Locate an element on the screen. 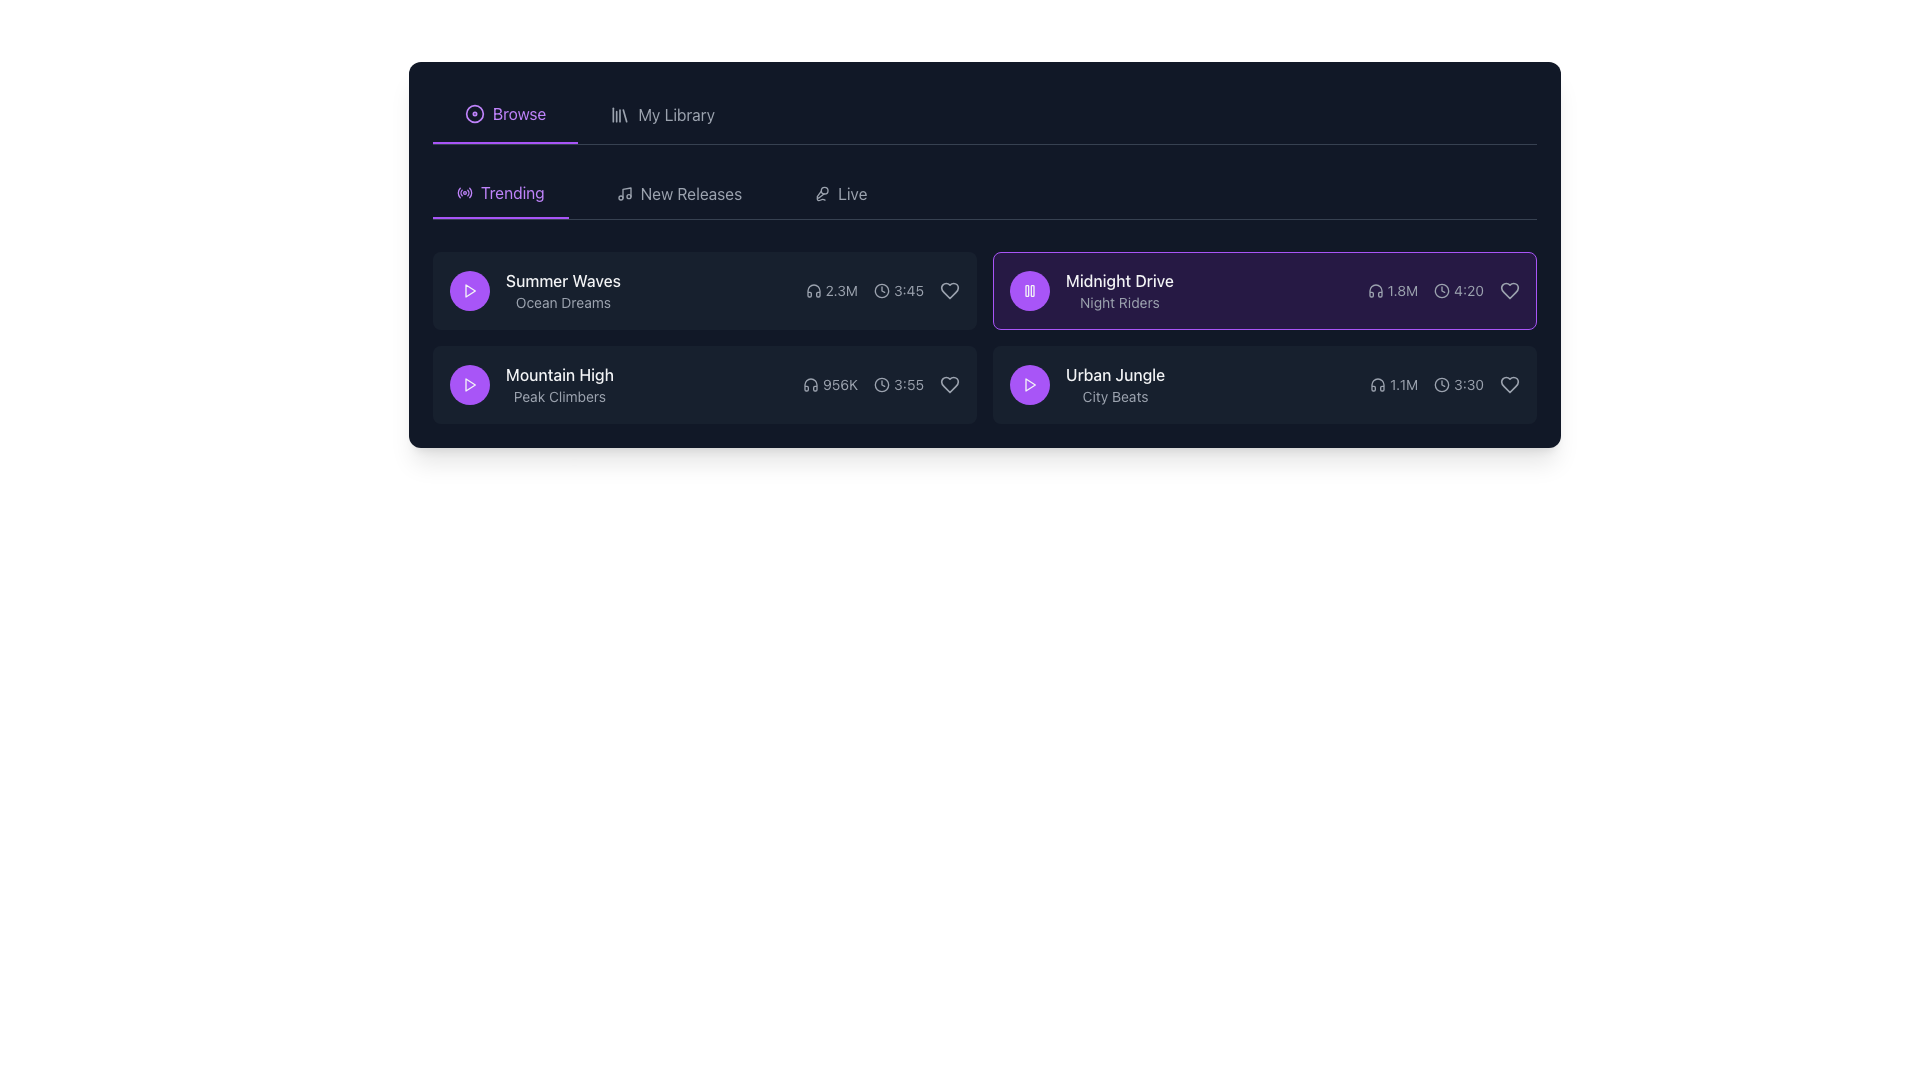 The image size is (1920, 1080). the text label representing a media item in the playlist is located at coordinates (1086, 385).